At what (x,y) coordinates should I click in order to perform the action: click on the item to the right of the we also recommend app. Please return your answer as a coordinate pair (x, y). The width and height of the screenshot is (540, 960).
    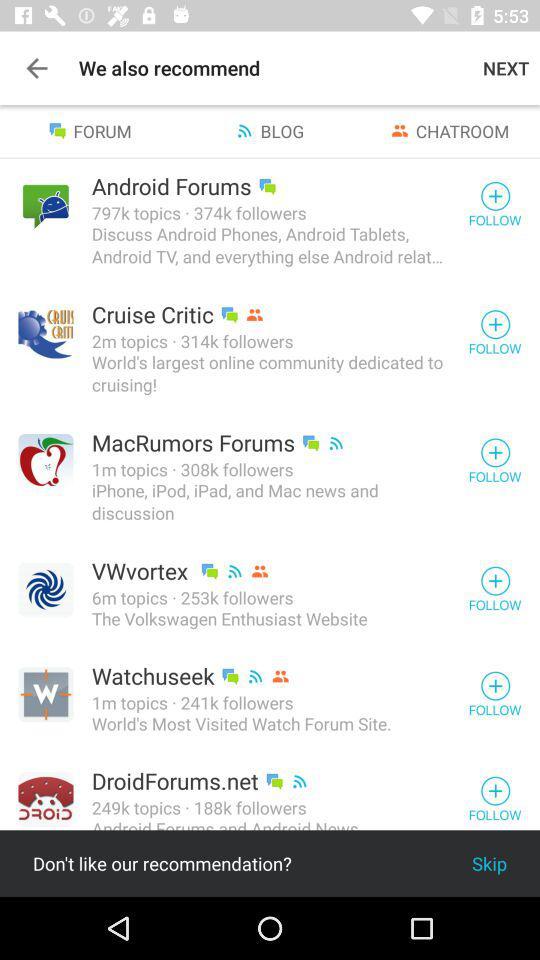
    Looking at the image, I should click on (505, 68).